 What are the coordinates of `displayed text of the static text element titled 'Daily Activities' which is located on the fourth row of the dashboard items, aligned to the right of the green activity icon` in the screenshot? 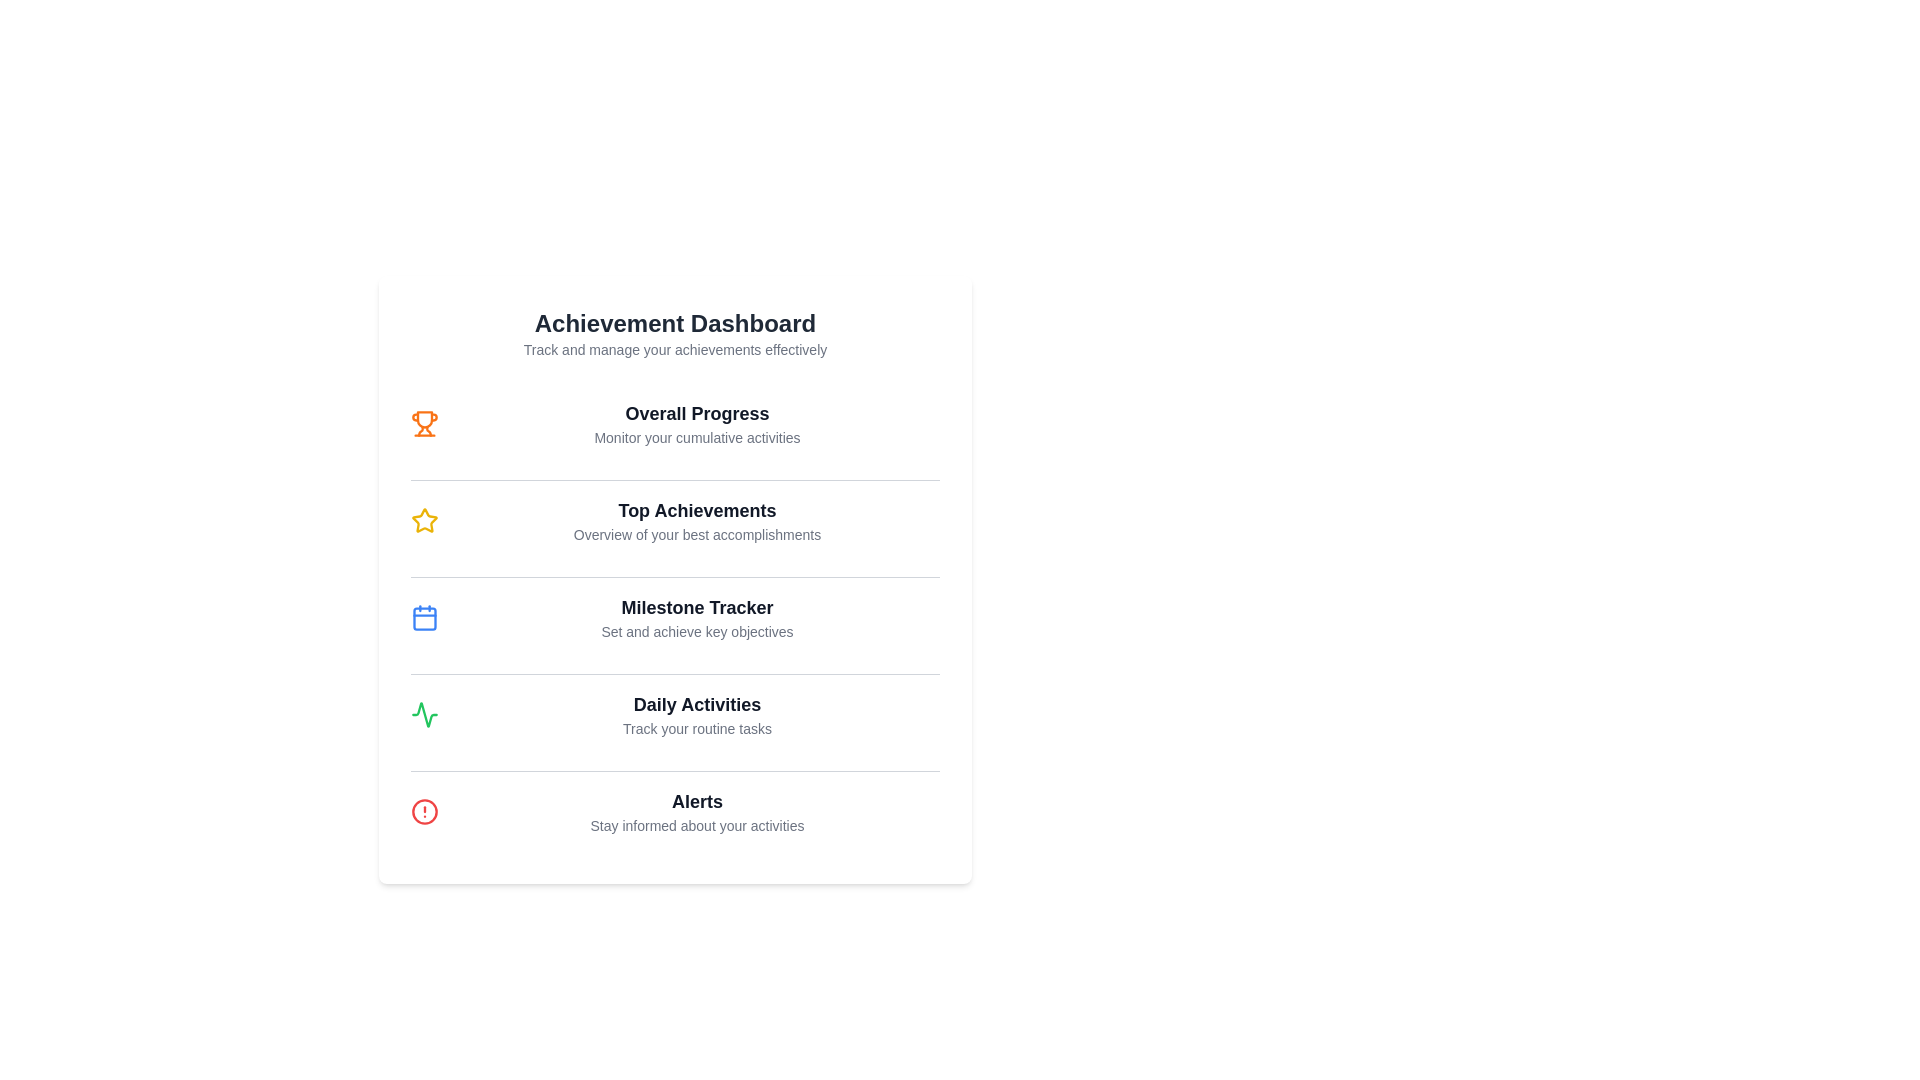 It's located at (697, 713).